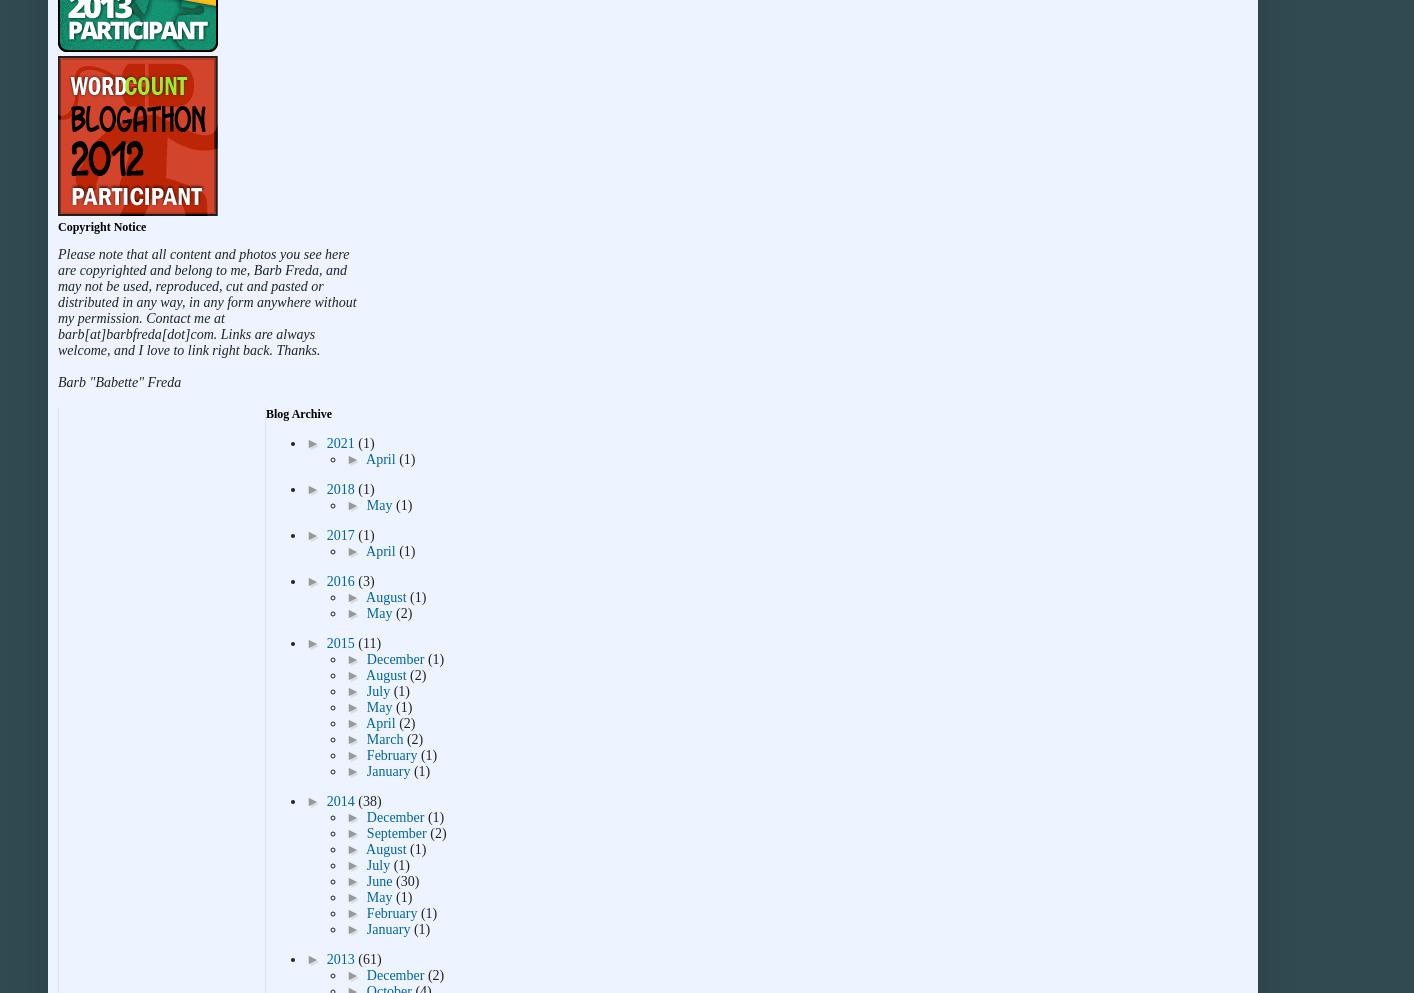 The width and height of the screenshot is (1414, 993). What do you see at coordinates (365, 881) in the screenshot?
I see `'June'` at bounding box center [365, 881].